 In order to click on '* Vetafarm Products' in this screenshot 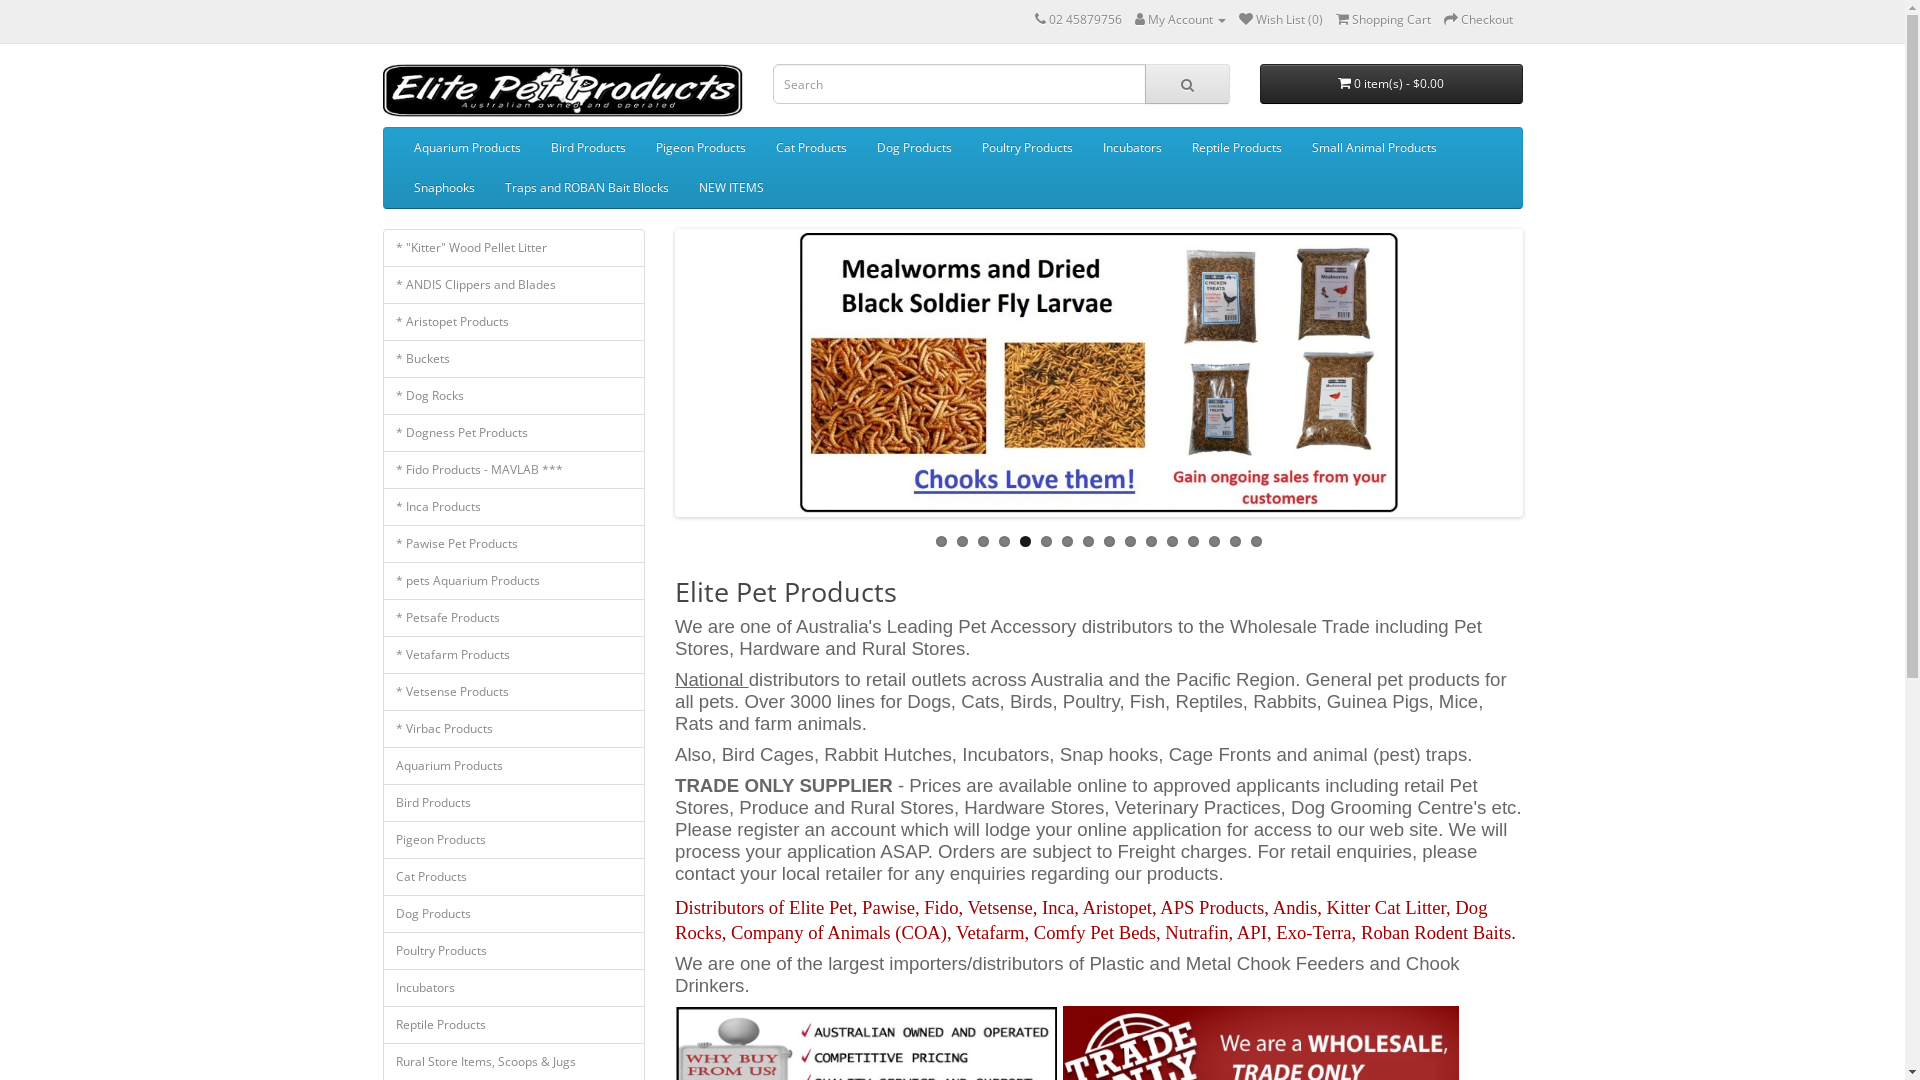, I will do `click(513, 655)`.